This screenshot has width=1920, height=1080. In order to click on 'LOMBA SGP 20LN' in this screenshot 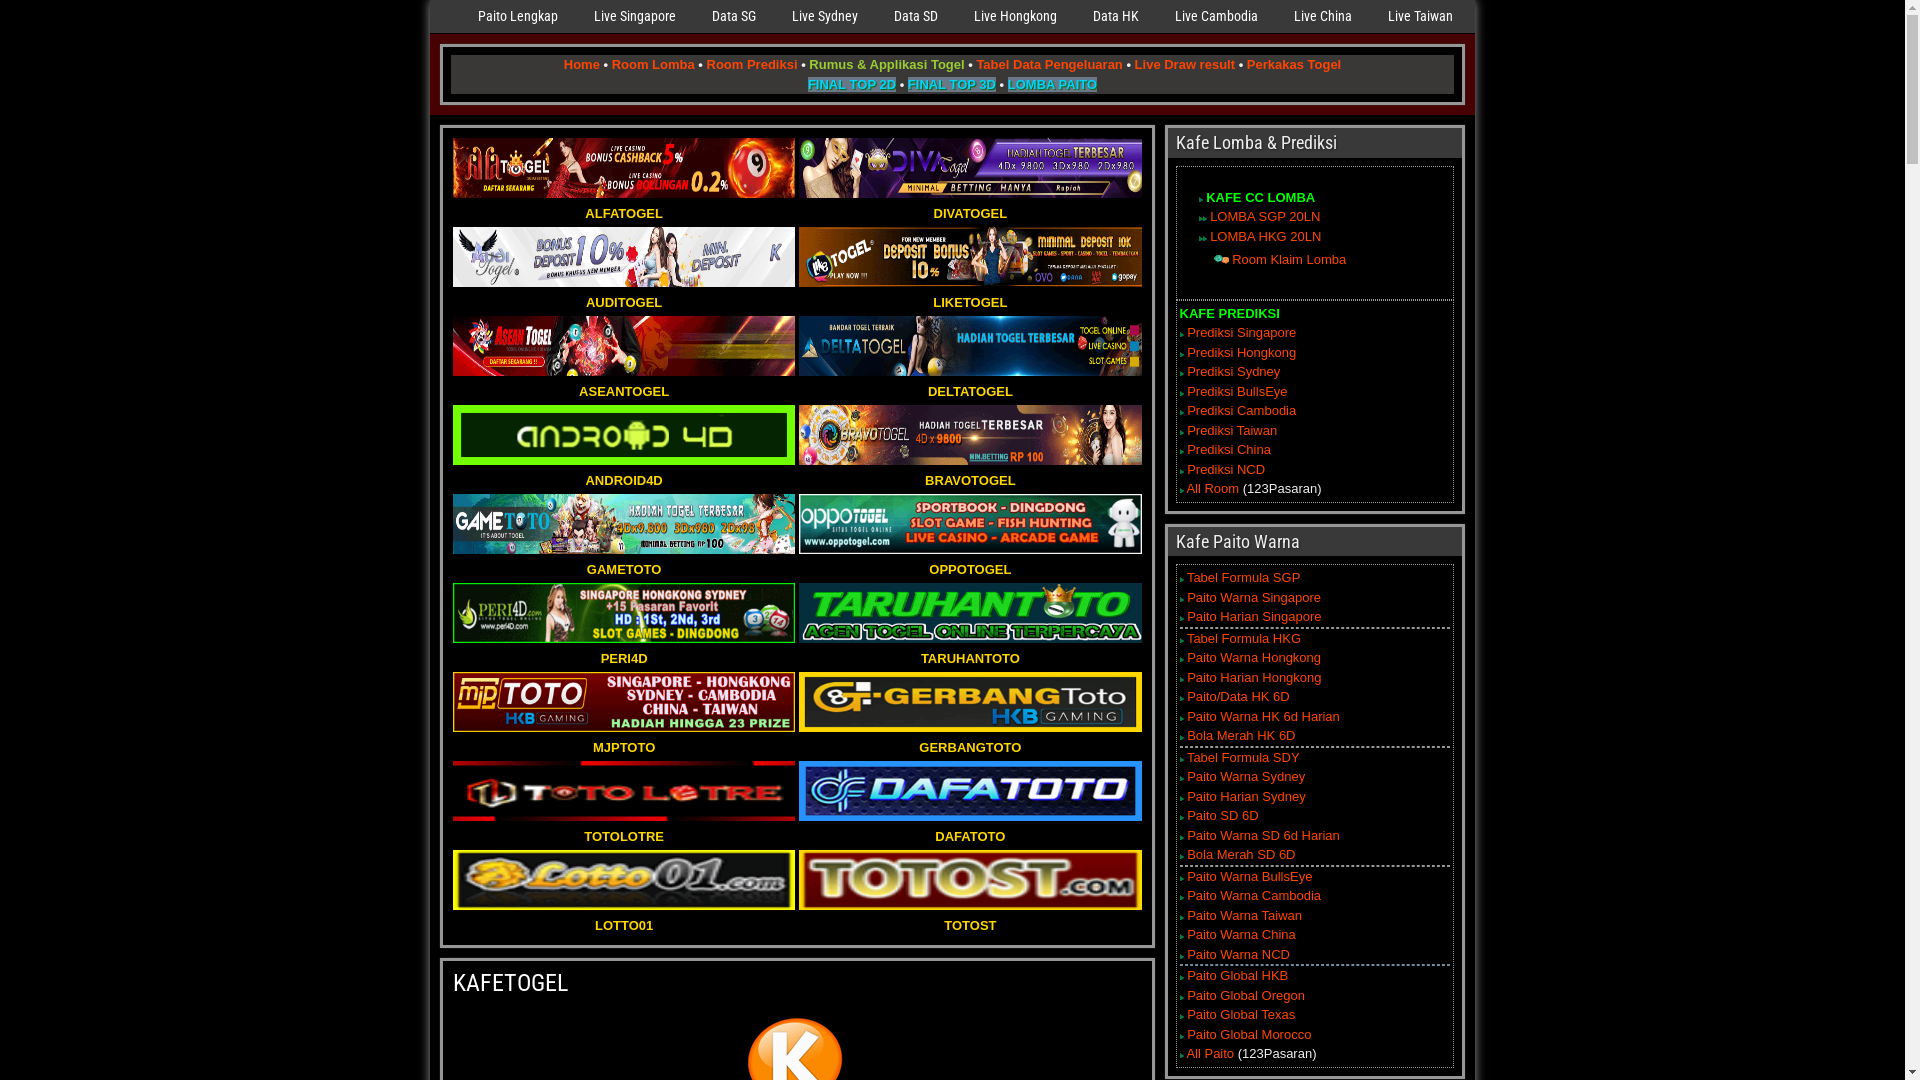, I will do `click(1264, 216)`.